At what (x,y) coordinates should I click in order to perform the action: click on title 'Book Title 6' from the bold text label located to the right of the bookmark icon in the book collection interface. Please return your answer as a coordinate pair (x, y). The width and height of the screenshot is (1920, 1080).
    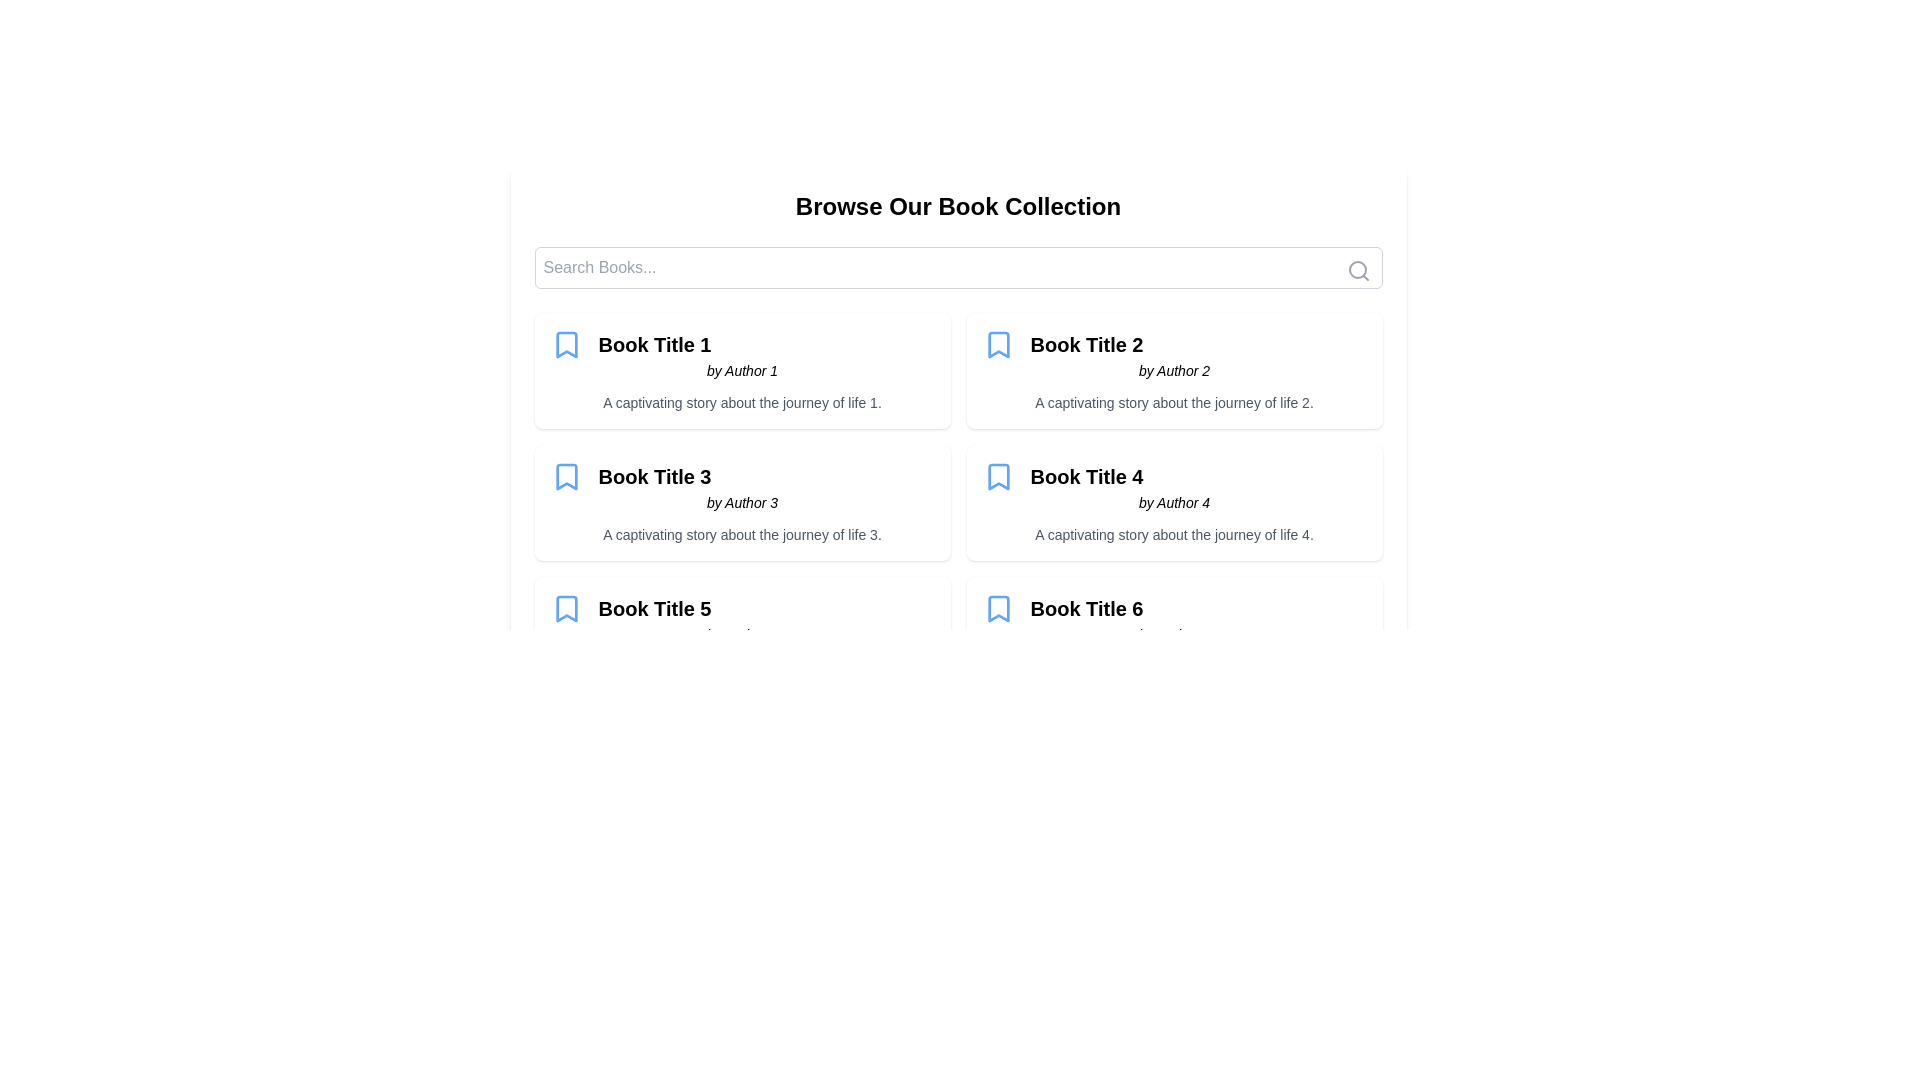
    Looking at the image, I should click on (1085, 608).